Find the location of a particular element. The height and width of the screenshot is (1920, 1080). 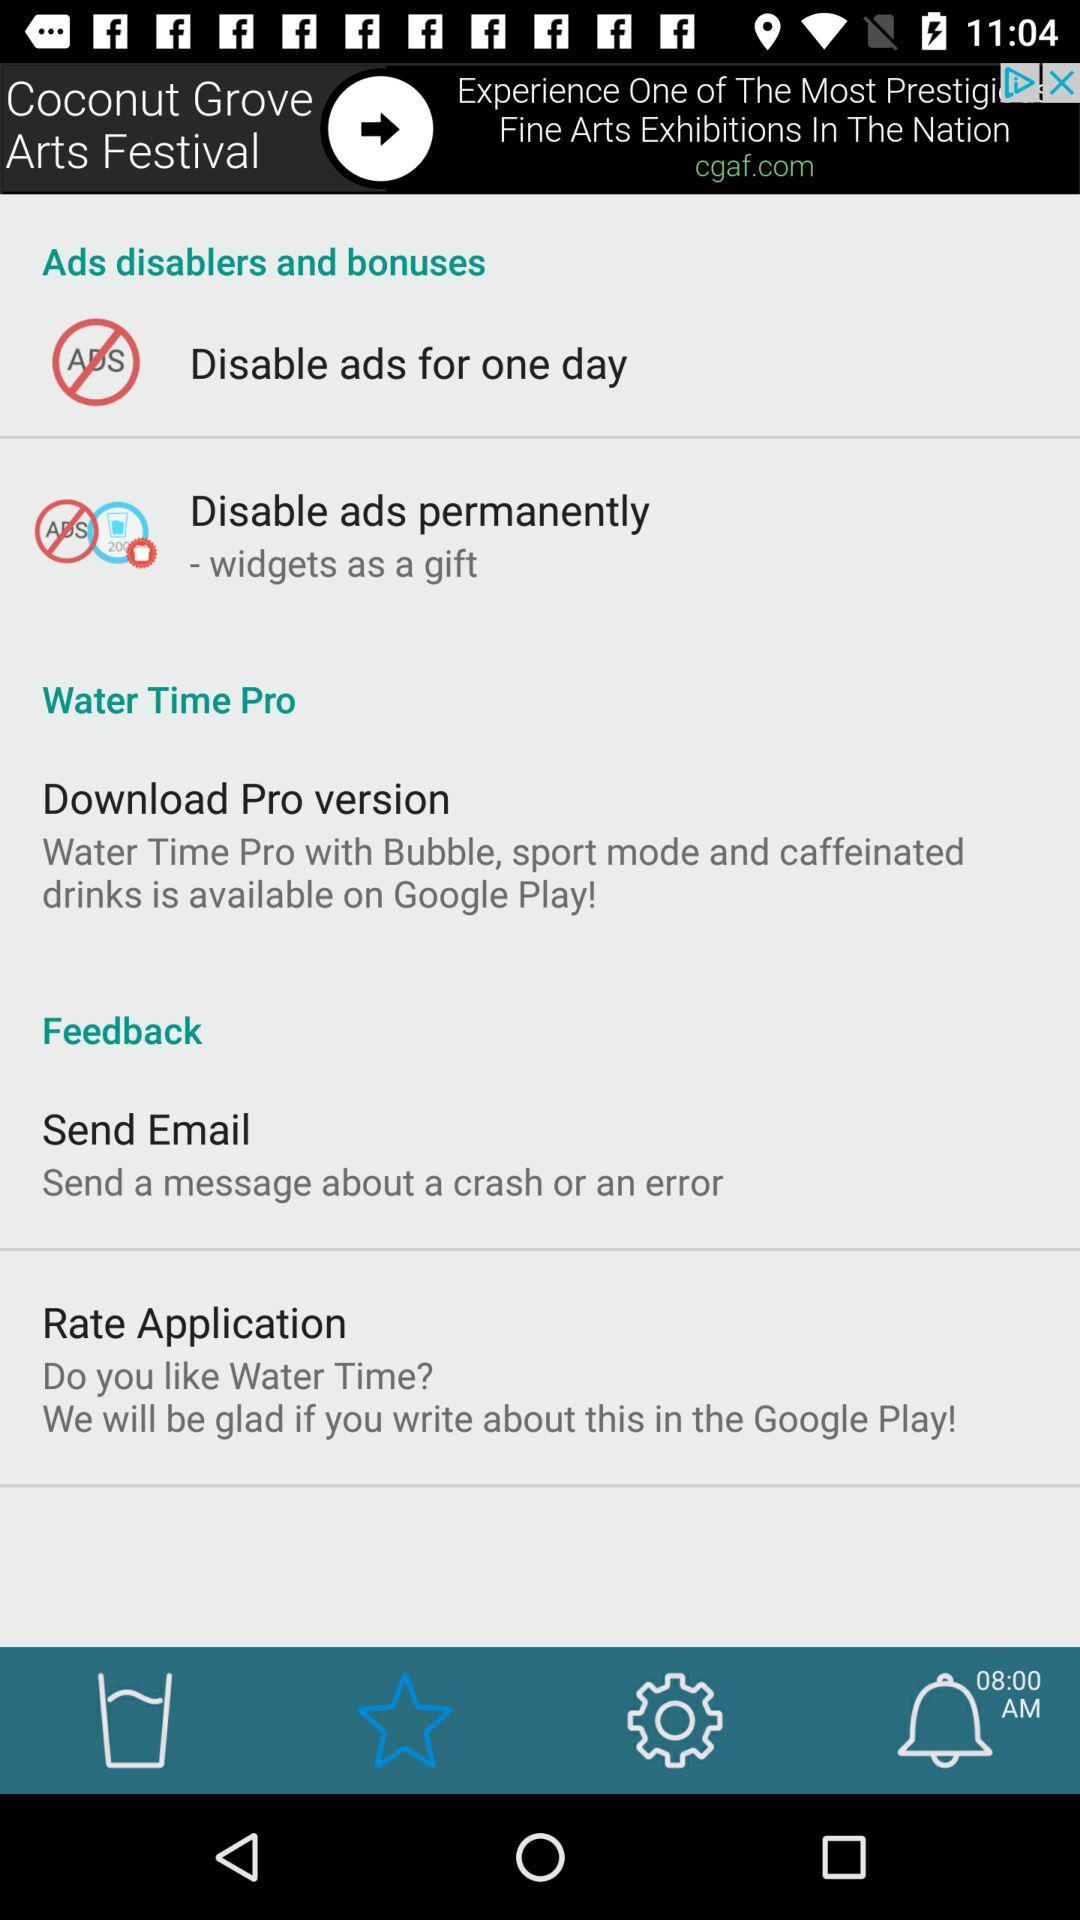

share option is located at coordinates (540, 127).